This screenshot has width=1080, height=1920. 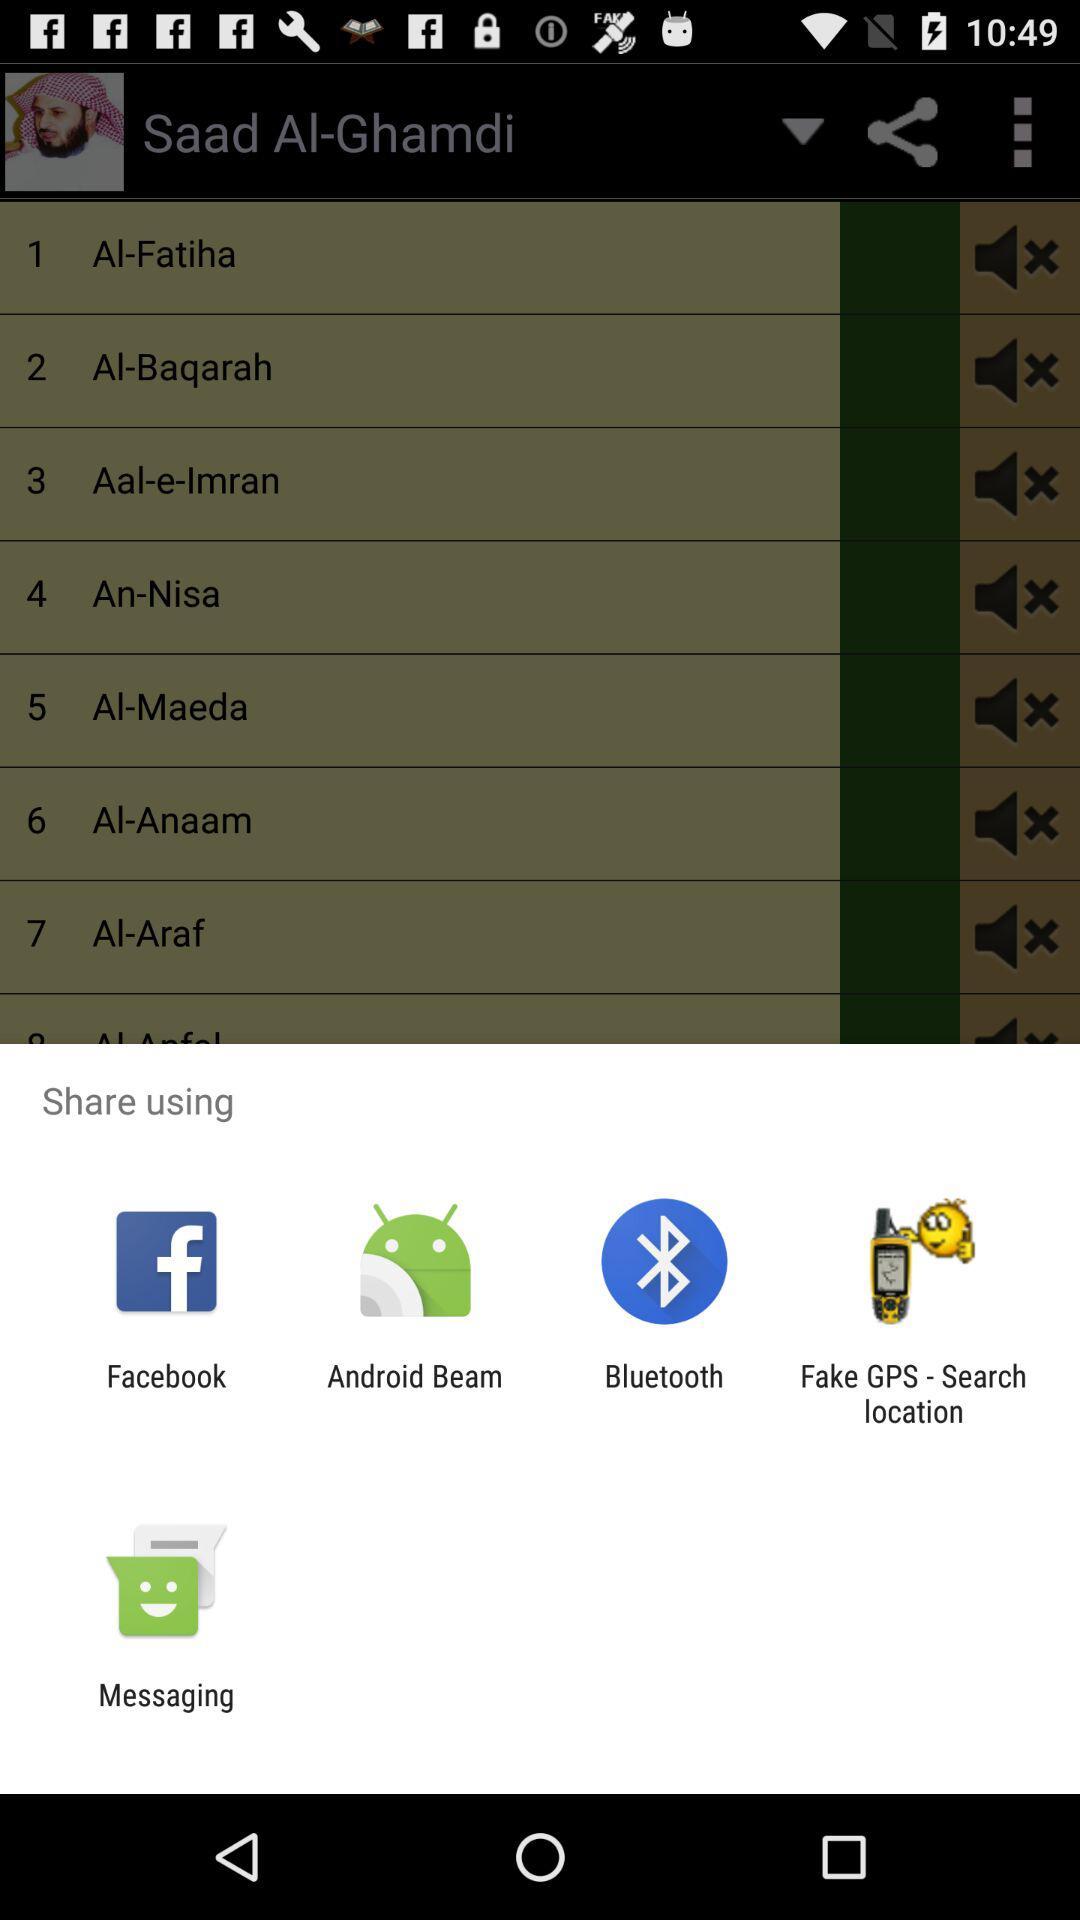 What do you see at coordinates (165, 1392) in the screenshot?
I see `the item next to the android beam` at bounding box center [165, 1392].